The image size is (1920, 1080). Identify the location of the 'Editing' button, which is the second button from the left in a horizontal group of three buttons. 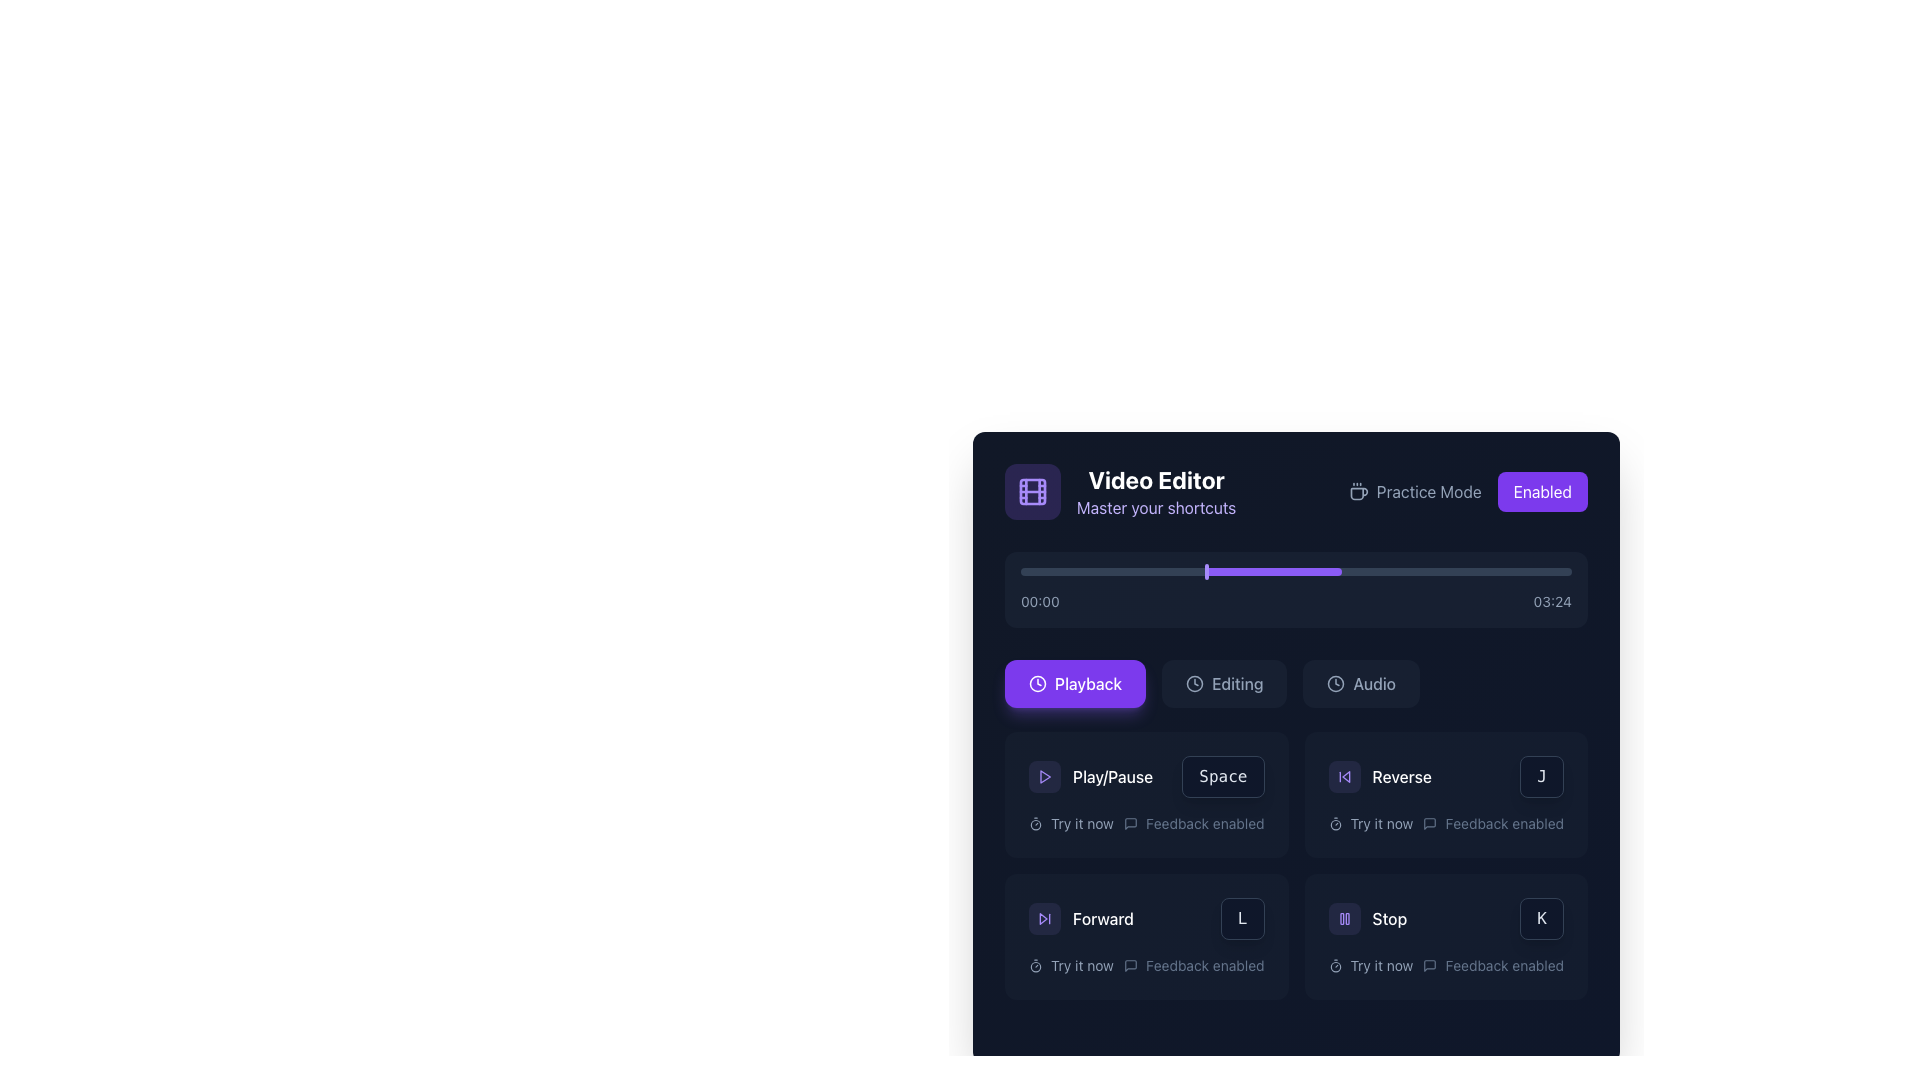
(1223, 682).